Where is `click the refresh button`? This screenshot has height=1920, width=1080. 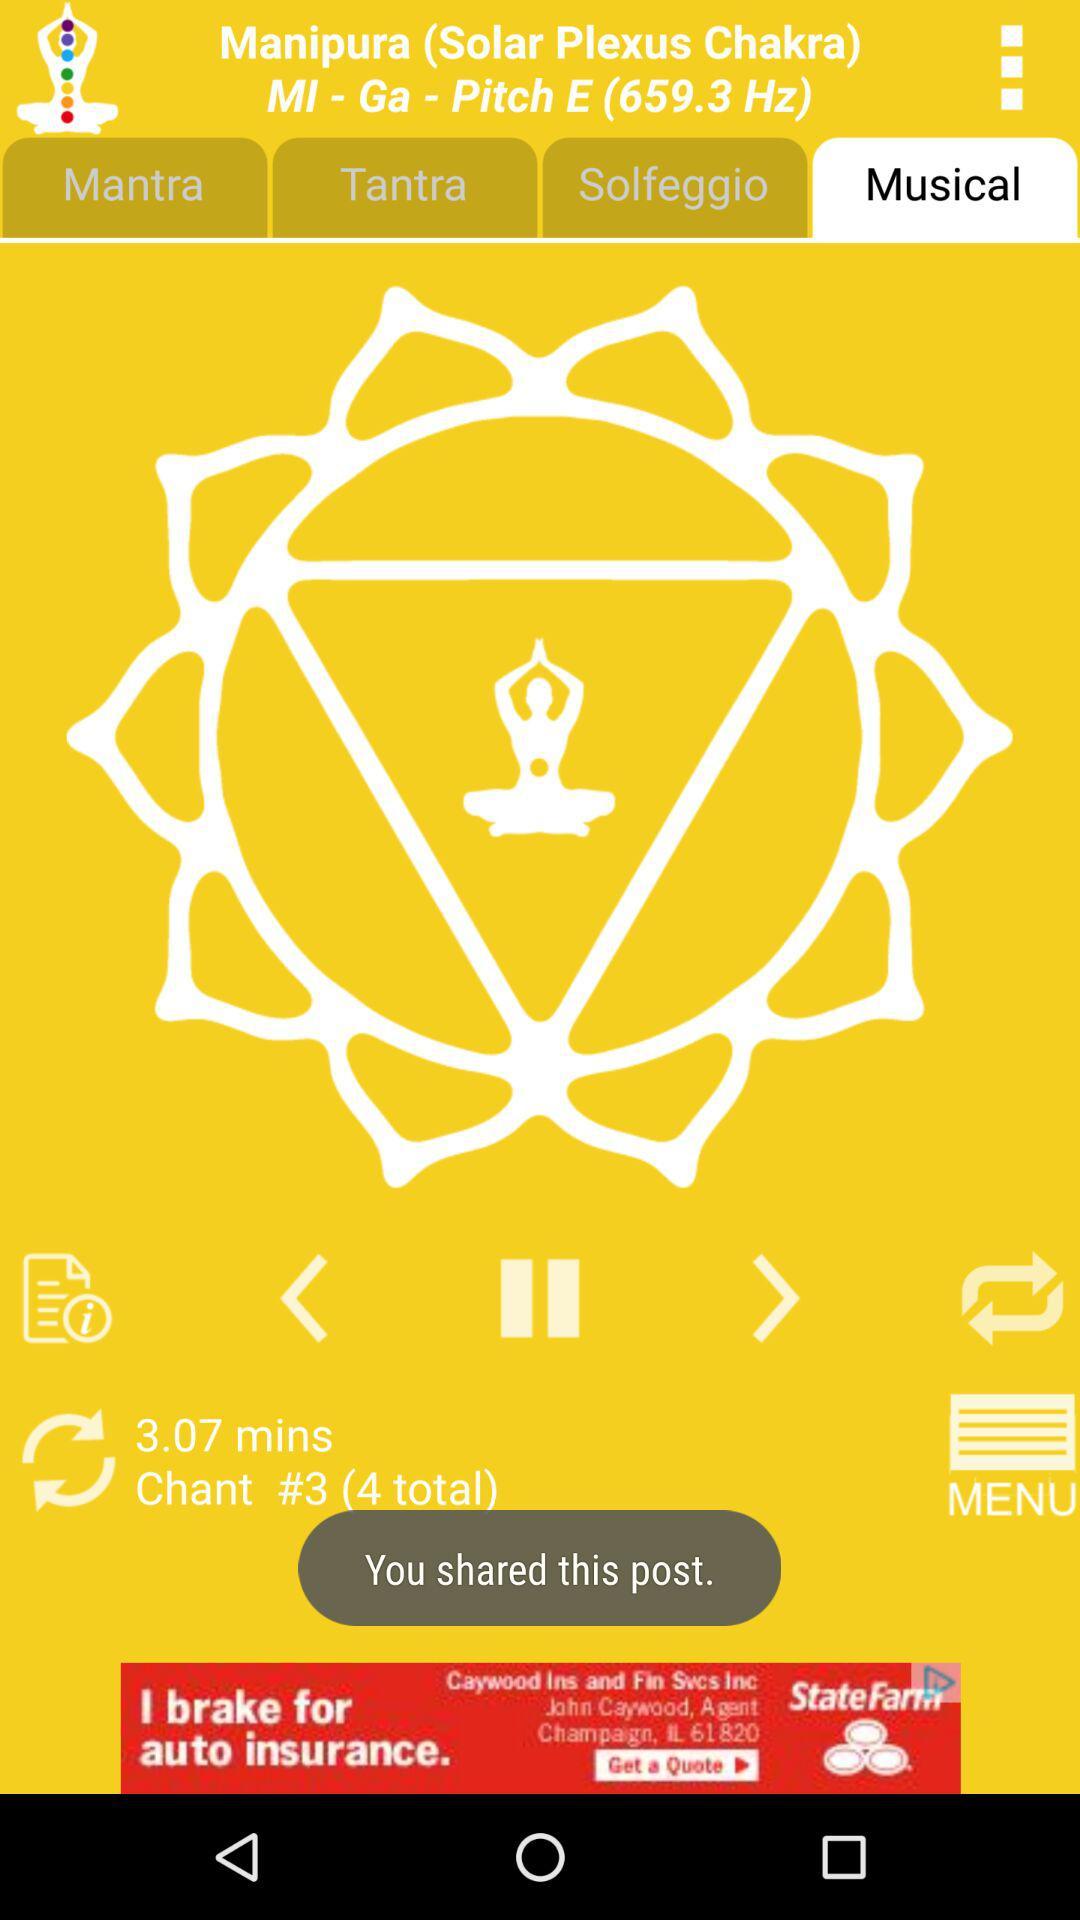 click the refresh button is located at coordinates (1012, 1298).